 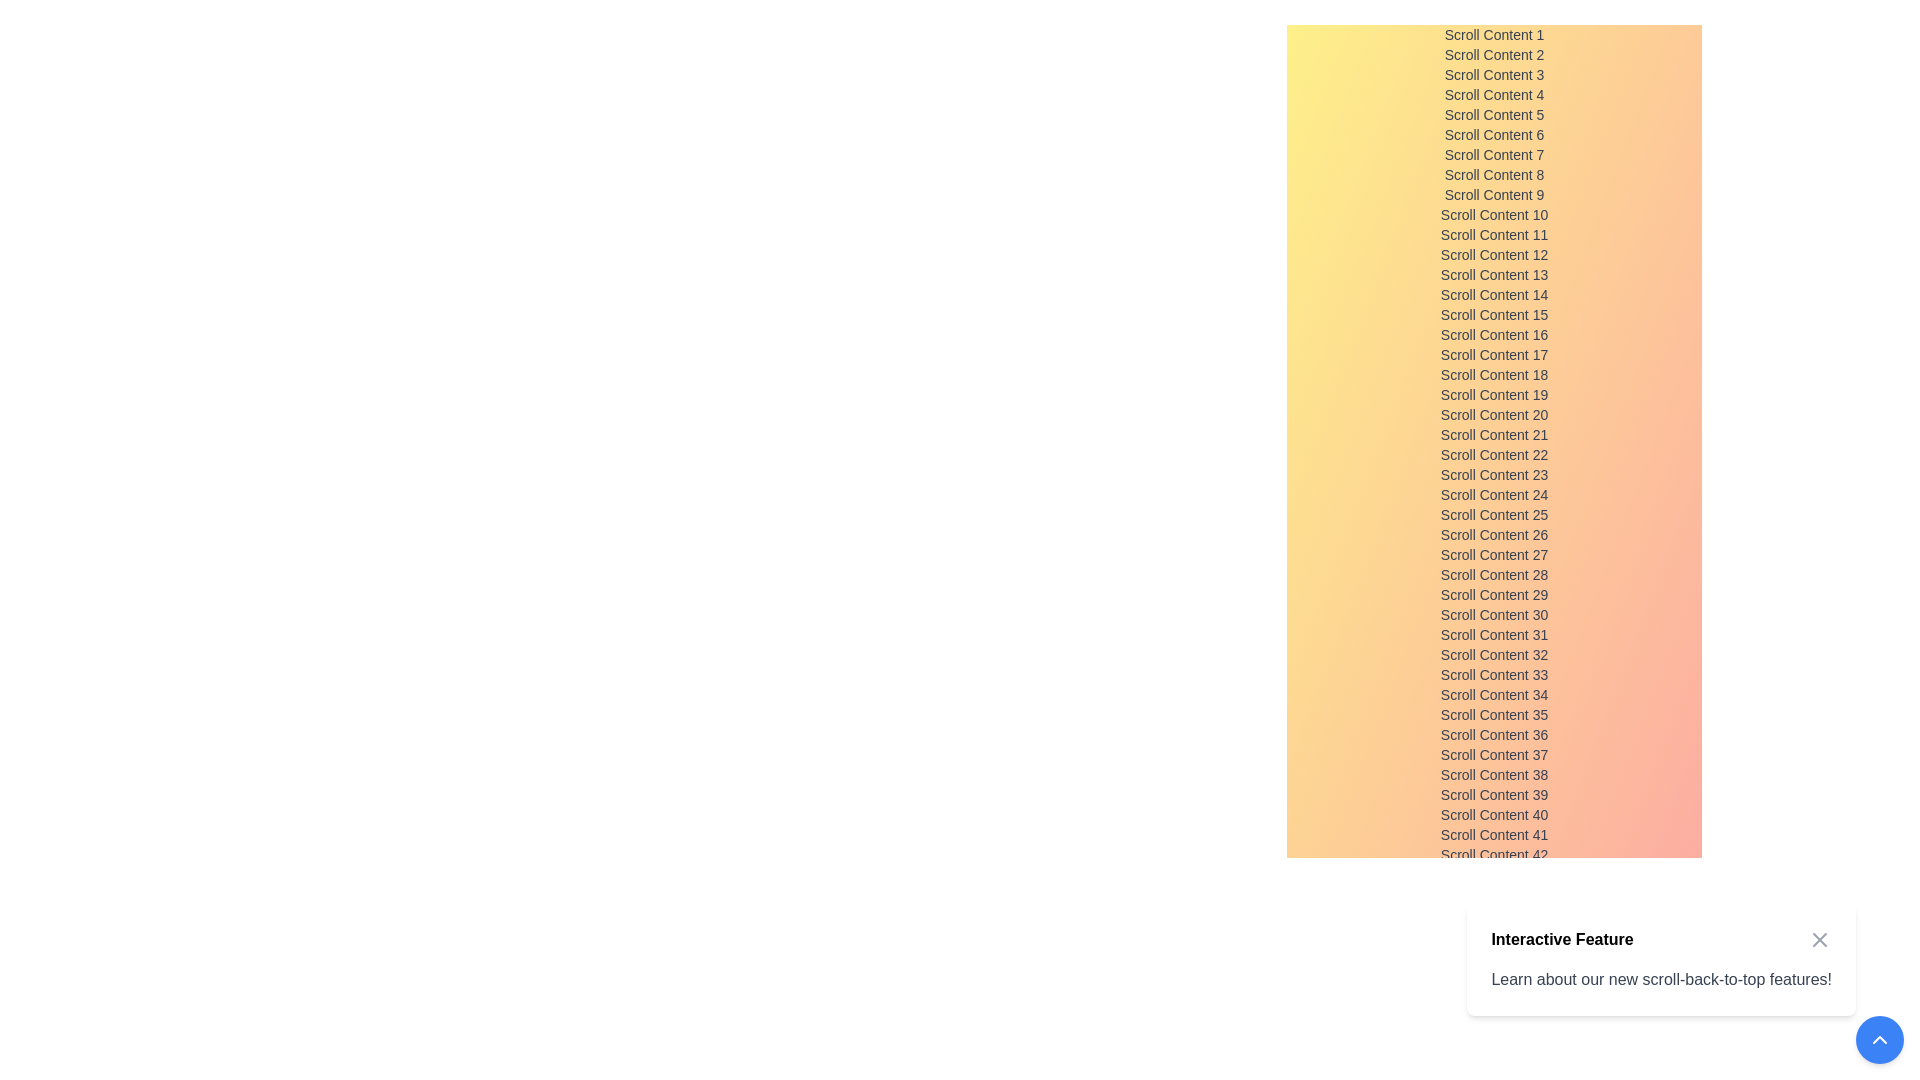 What do you see at coordinates (1494, 334) in the screenshot?
I see `the static text element displaying 'Scroll Content 16', which is styled in gray and is the 16th item in the vertical list` at bounding box center [1494, 334].